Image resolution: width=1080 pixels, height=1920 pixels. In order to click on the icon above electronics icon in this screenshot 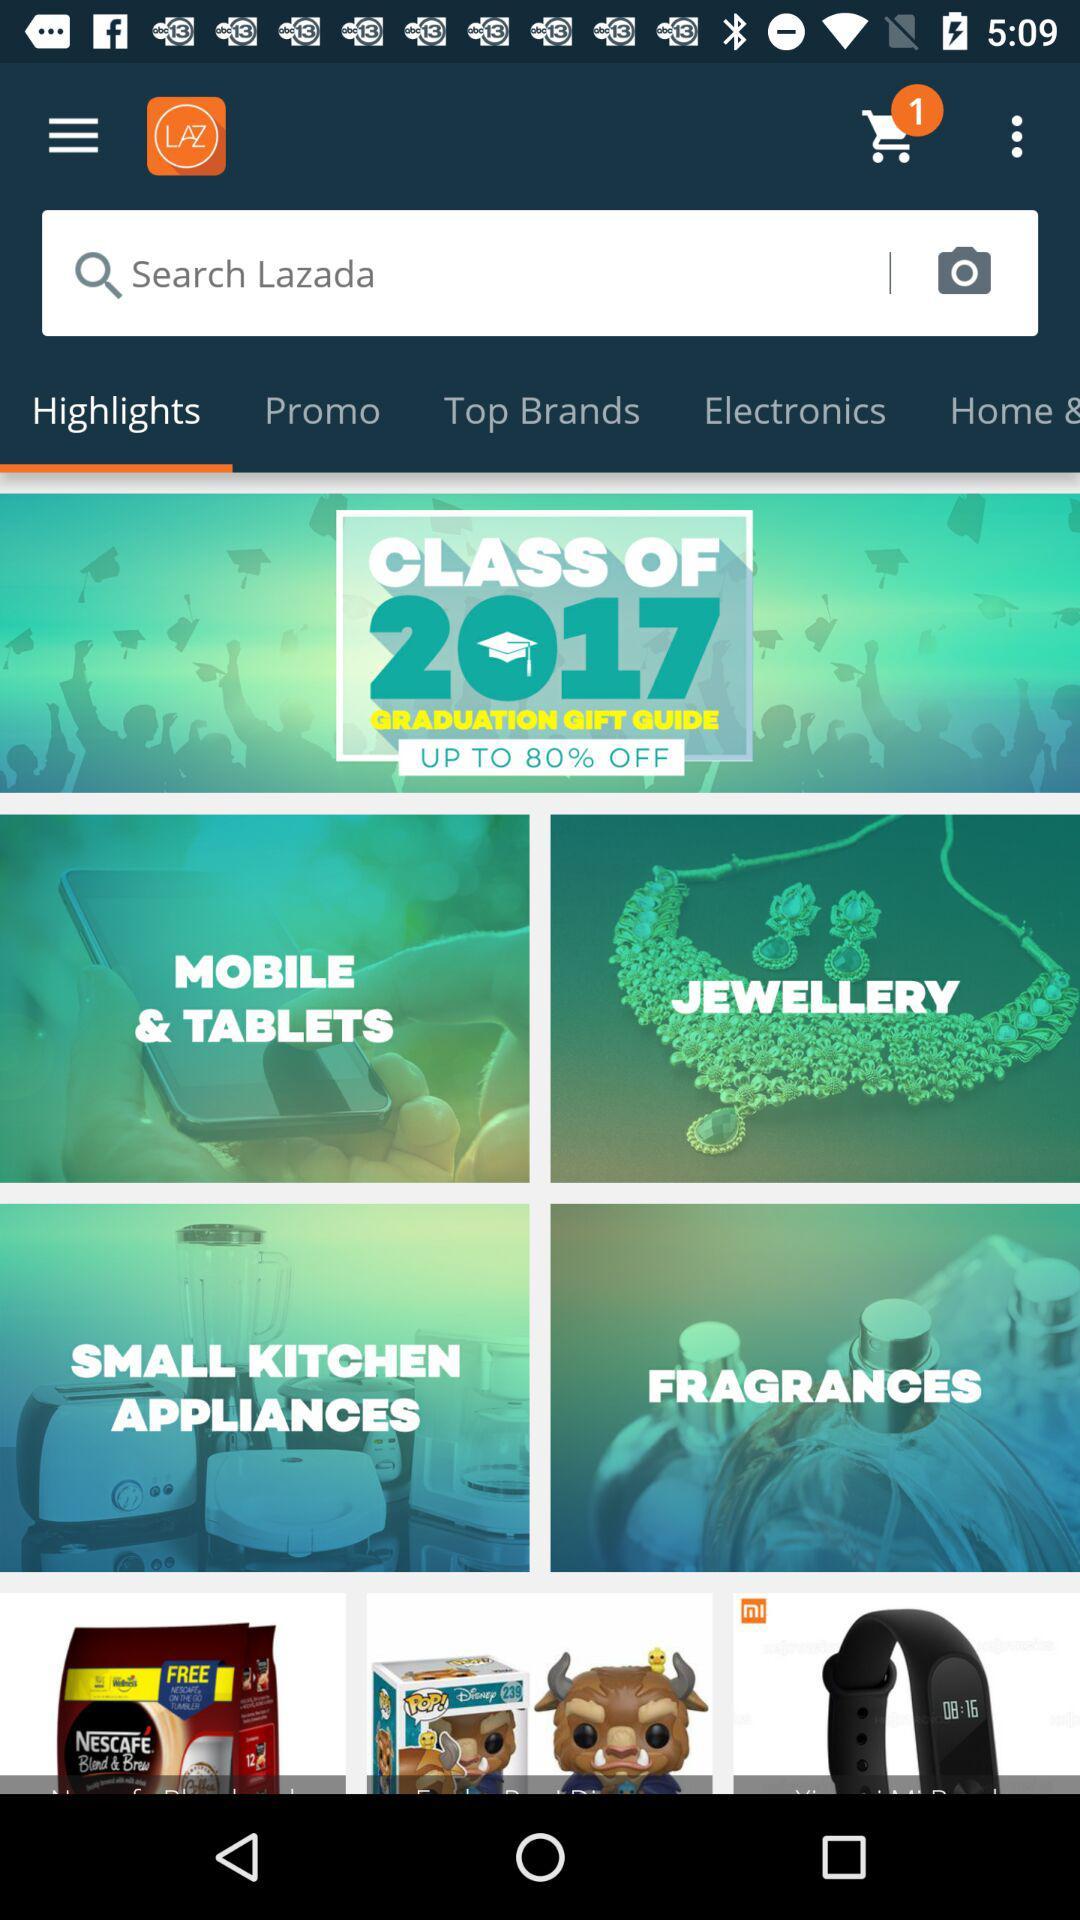, I will do `click(963, 272)`.